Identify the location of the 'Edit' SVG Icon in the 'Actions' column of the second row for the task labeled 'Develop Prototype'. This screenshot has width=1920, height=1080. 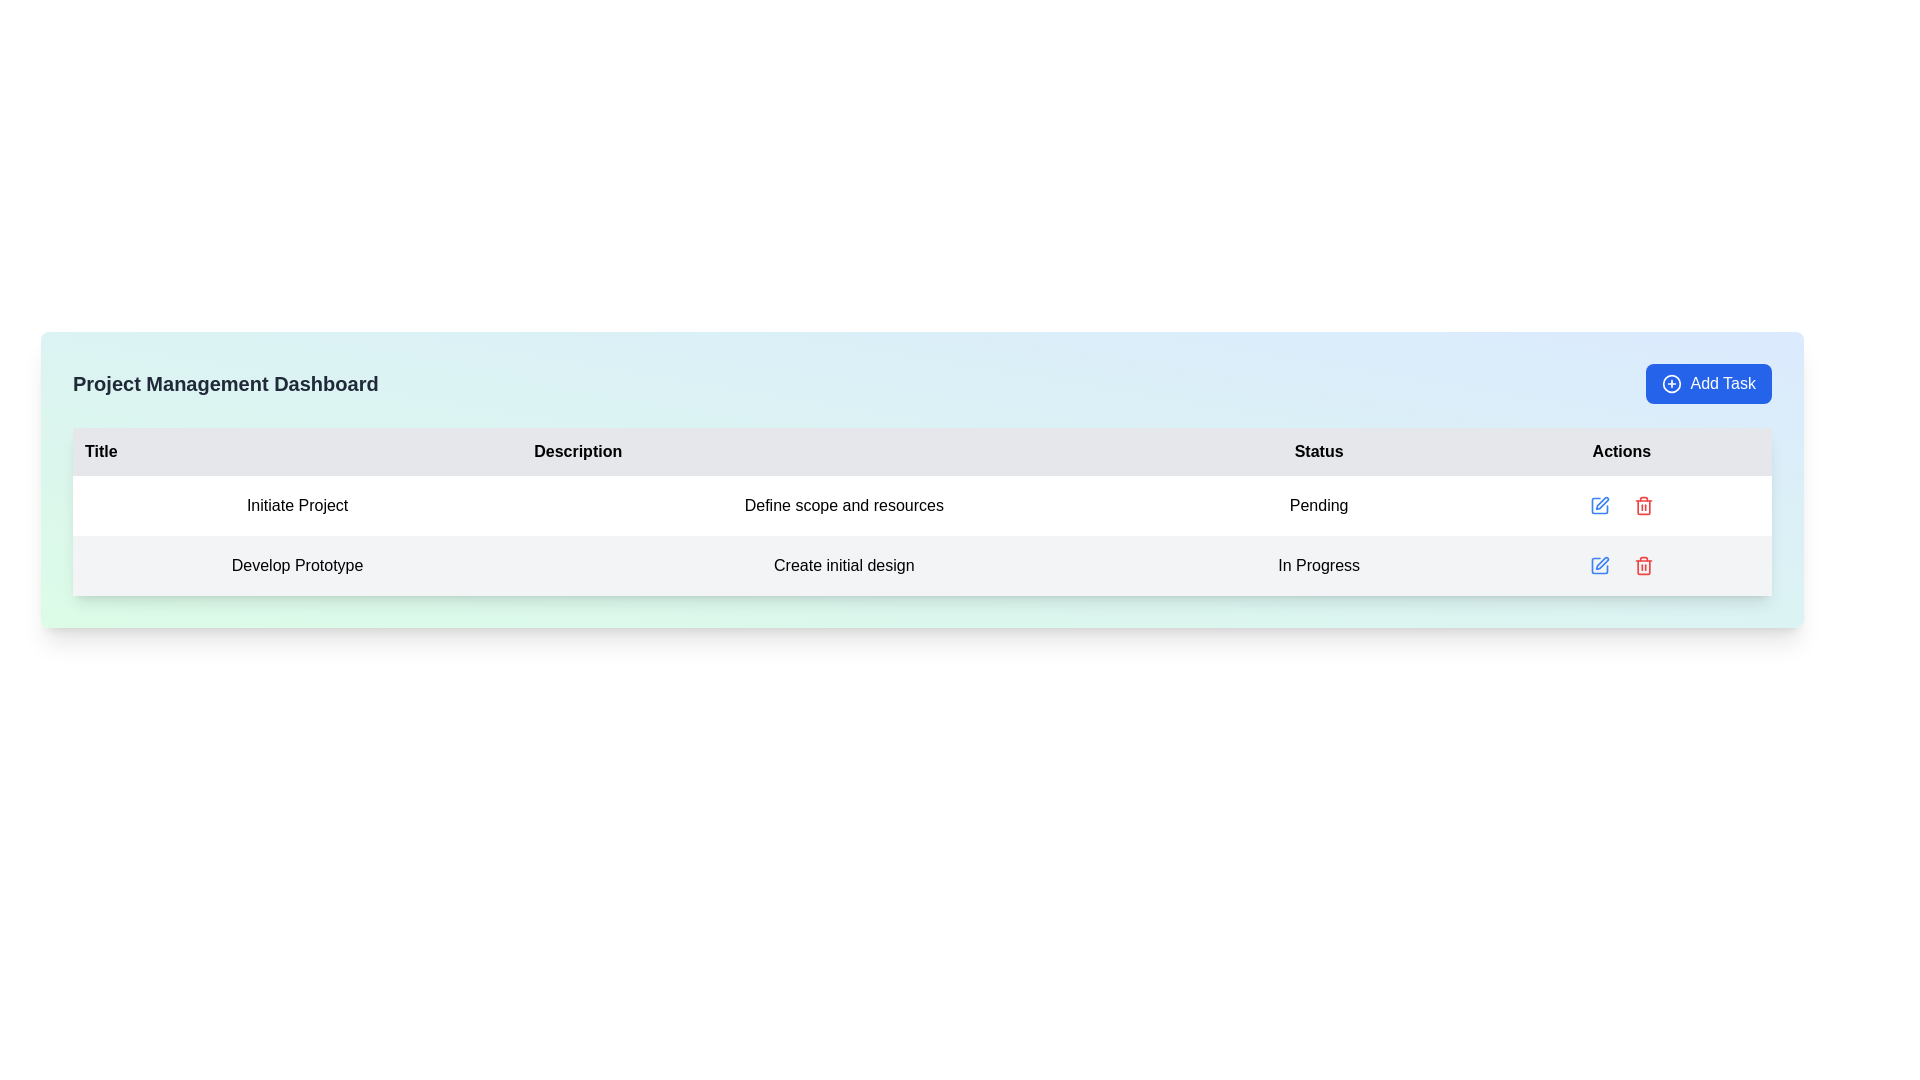
(1598, 566).